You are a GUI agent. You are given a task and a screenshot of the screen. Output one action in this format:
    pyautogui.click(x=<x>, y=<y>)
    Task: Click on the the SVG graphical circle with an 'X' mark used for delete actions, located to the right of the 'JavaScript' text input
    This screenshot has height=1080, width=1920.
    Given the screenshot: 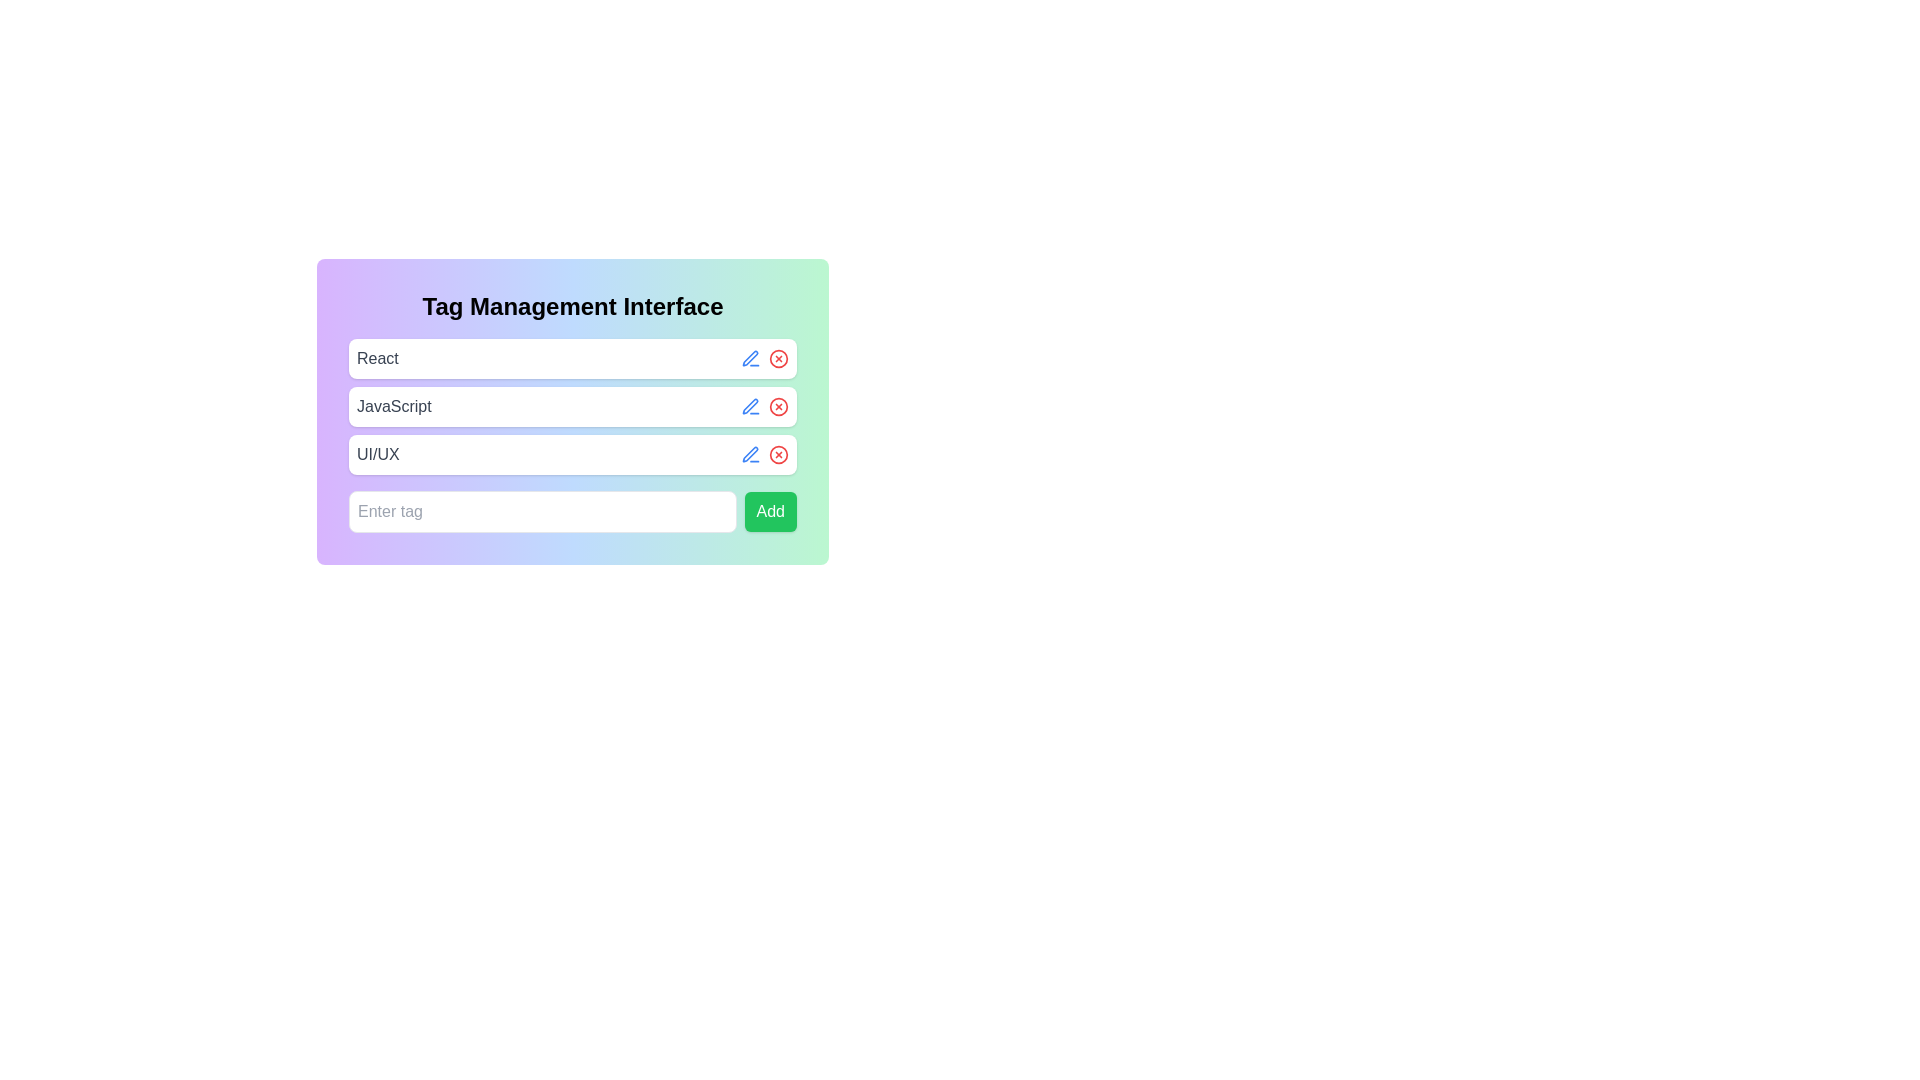 What is the action you would take?
    pyautogui.click(x=777, y=406)
    